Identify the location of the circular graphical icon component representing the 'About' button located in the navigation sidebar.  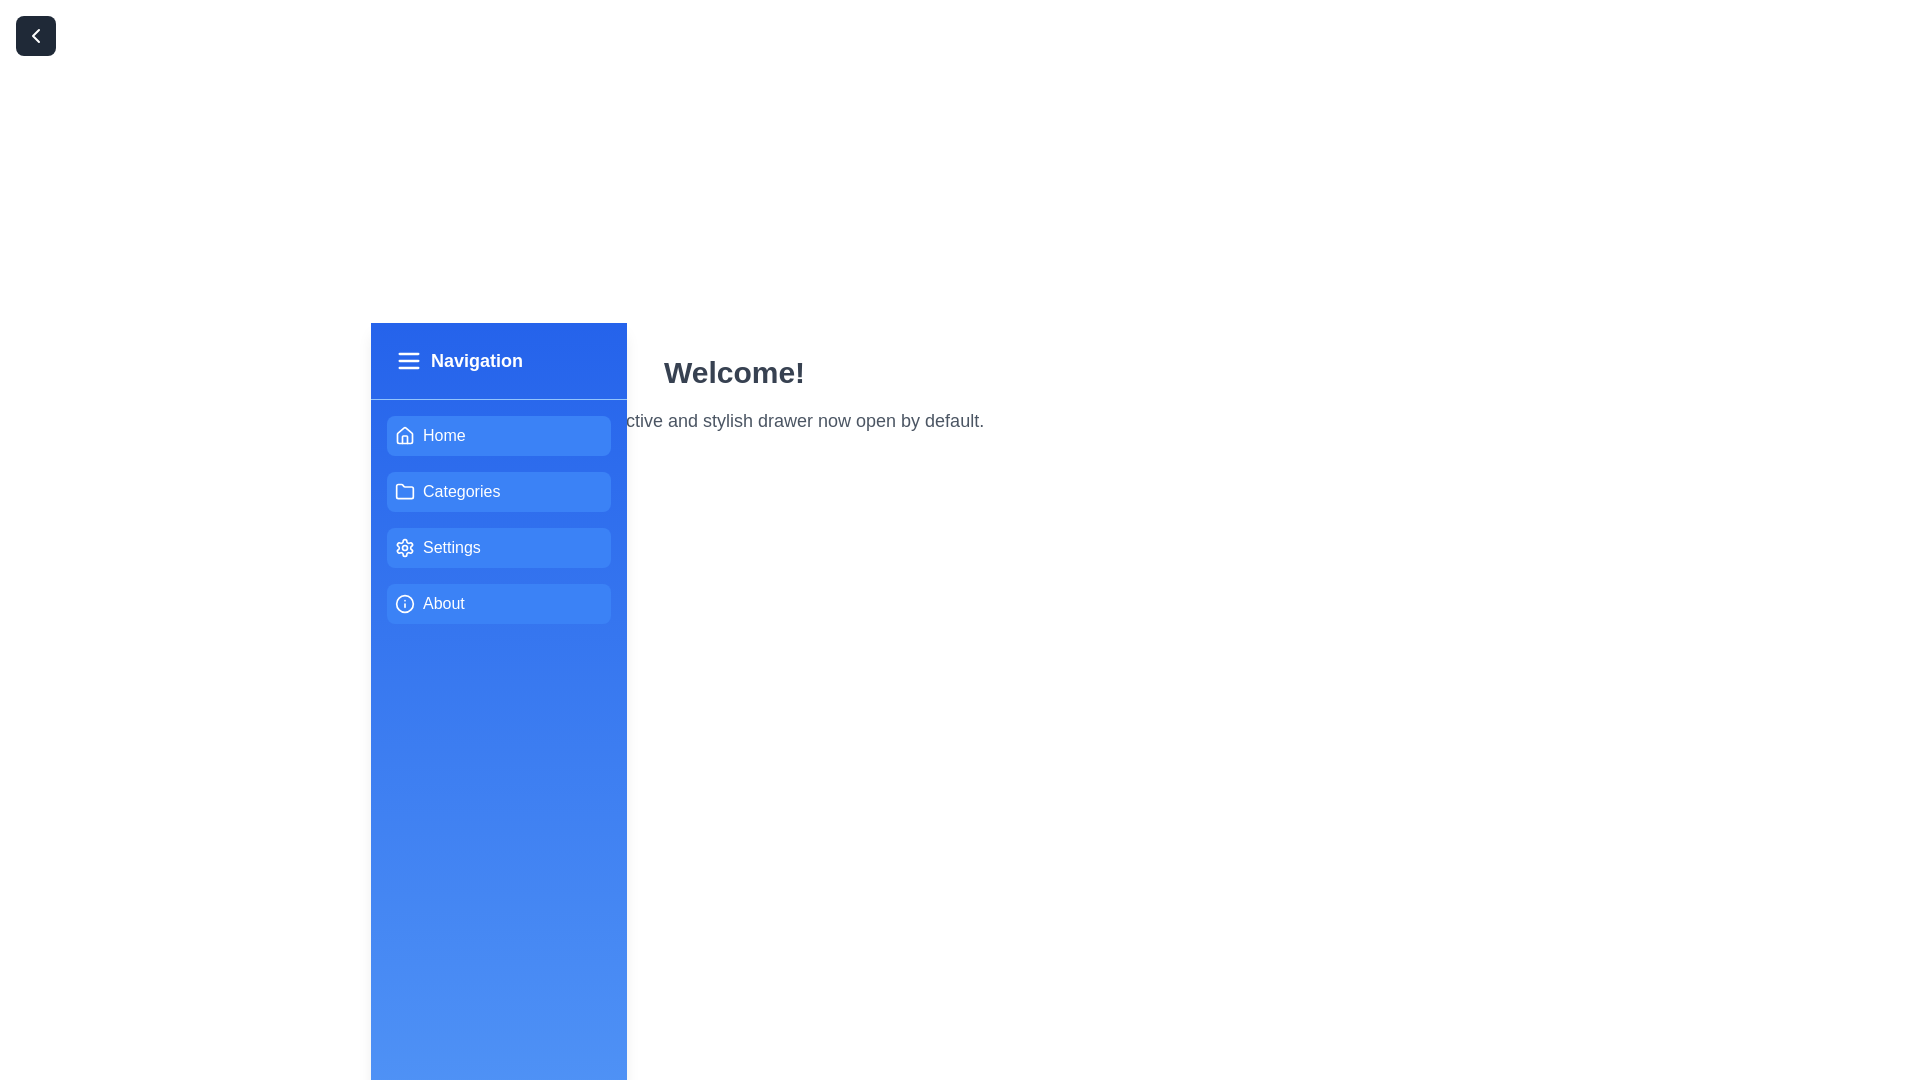
(403, 603).